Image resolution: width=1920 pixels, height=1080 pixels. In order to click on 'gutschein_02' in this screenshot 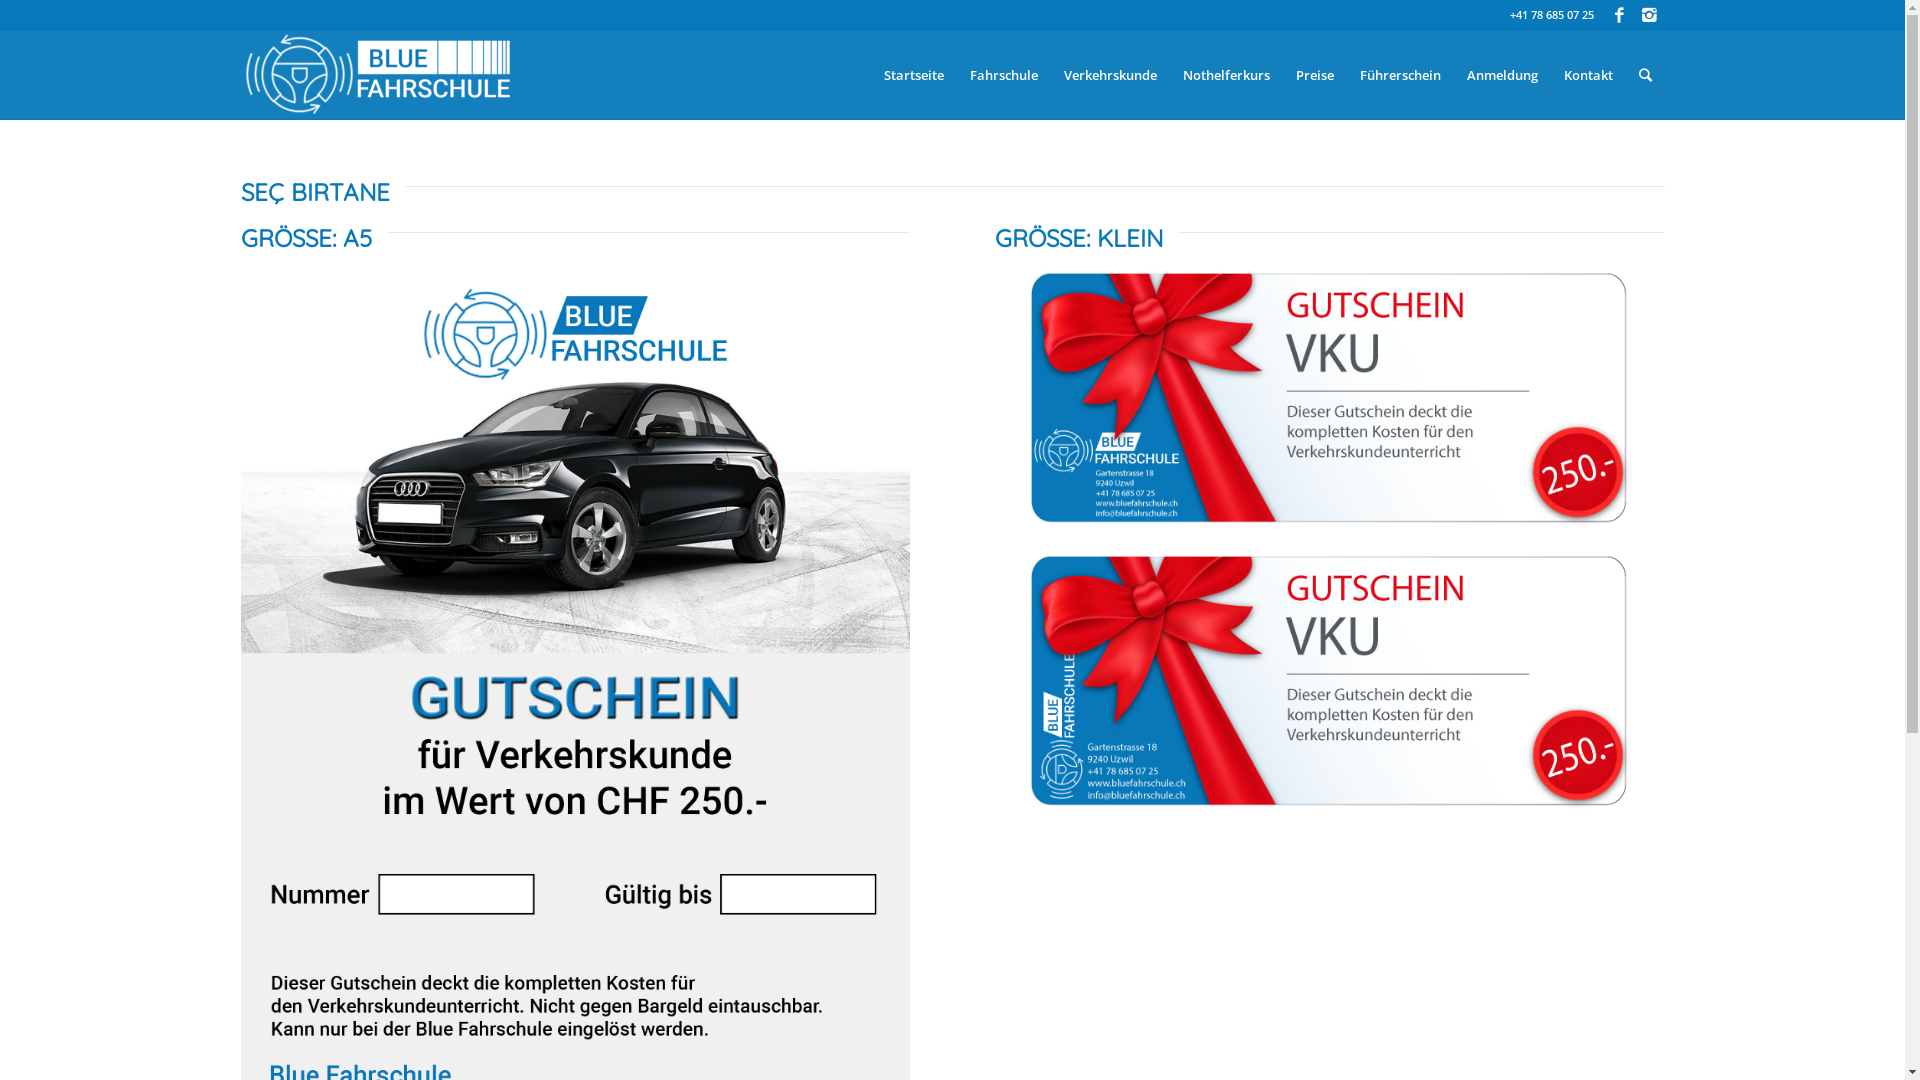, I will do `click(1329, 397)`.